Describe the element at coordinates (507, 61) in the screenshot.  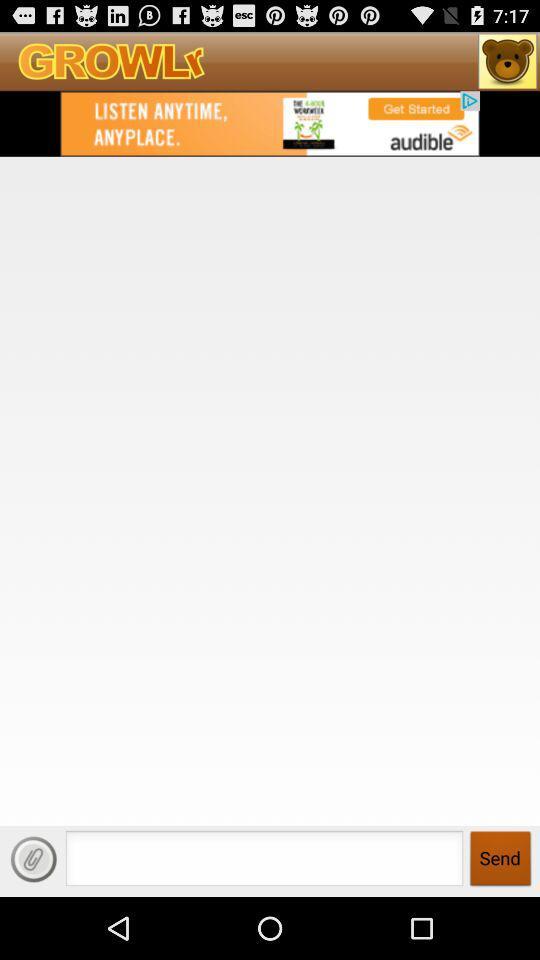
I see `open growlr` at that location.